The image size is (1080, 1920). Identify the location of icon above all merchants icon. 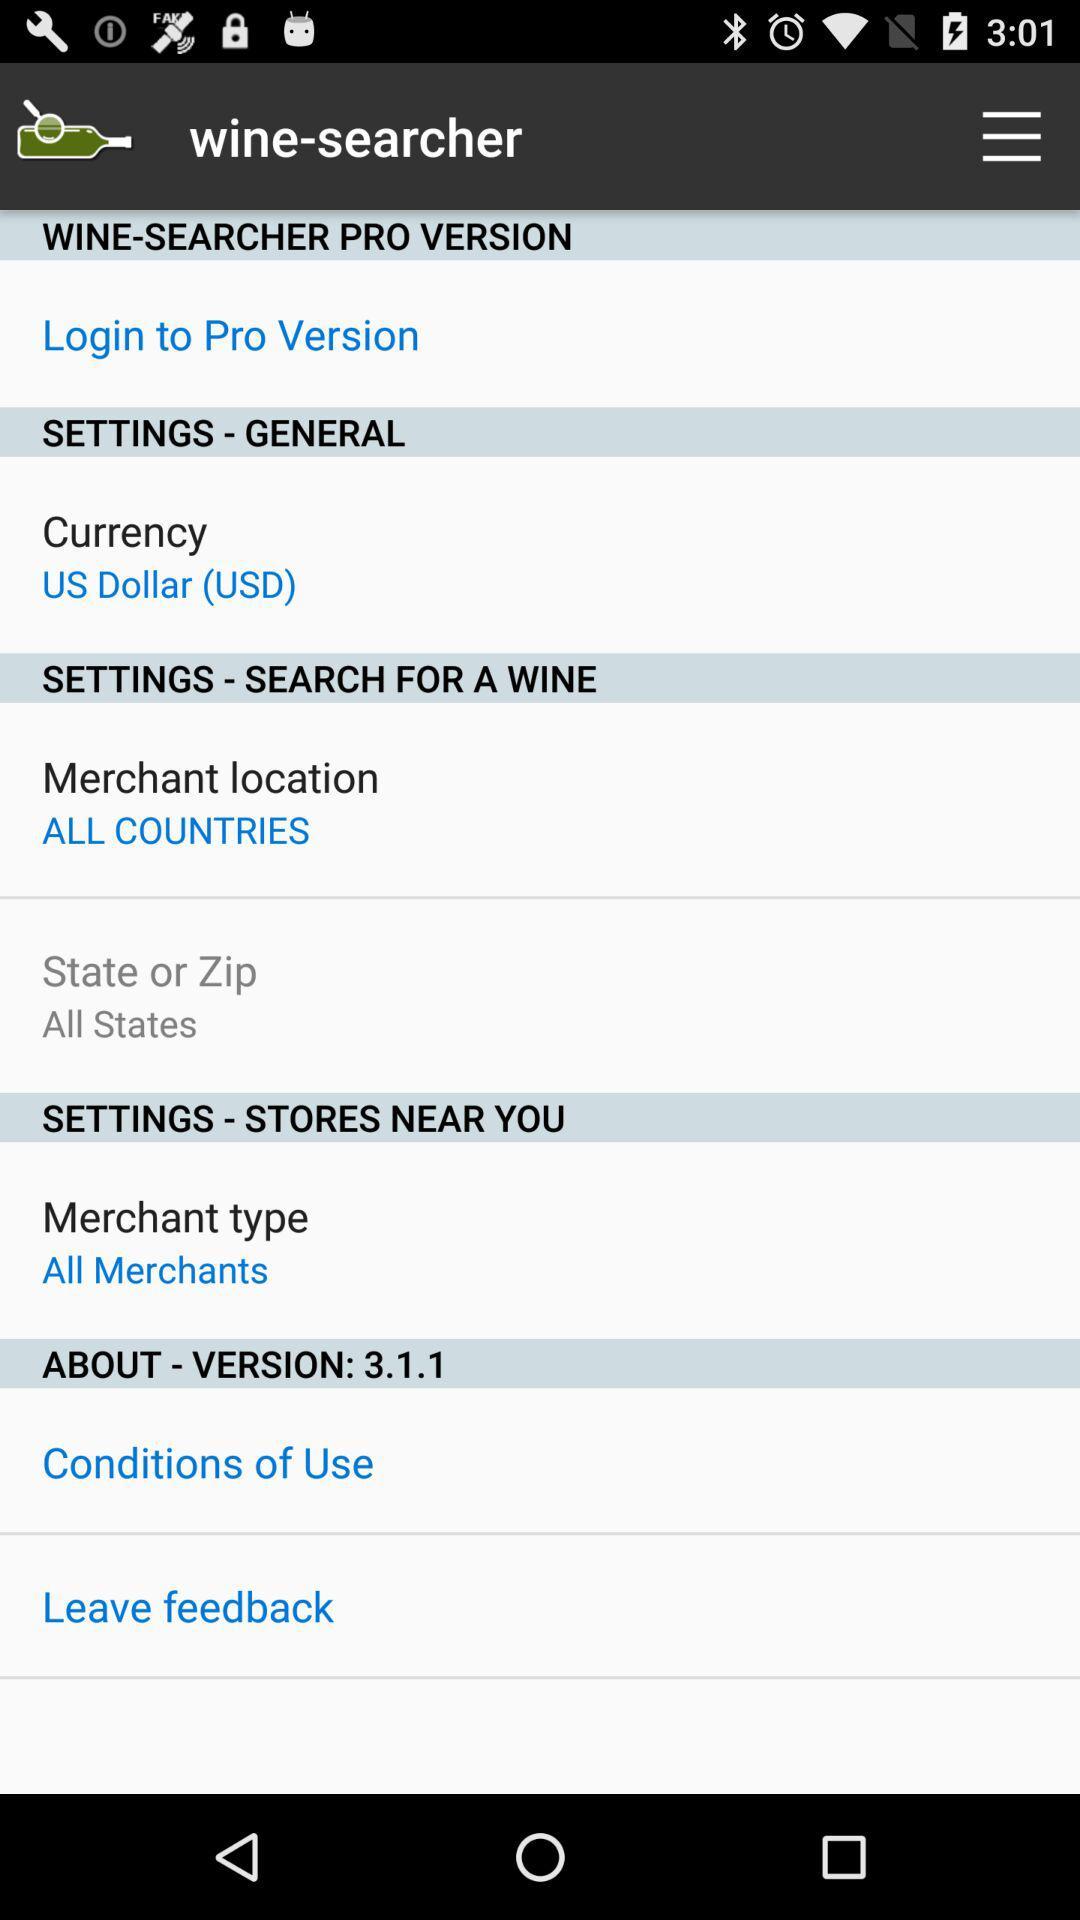
(174, 1214).